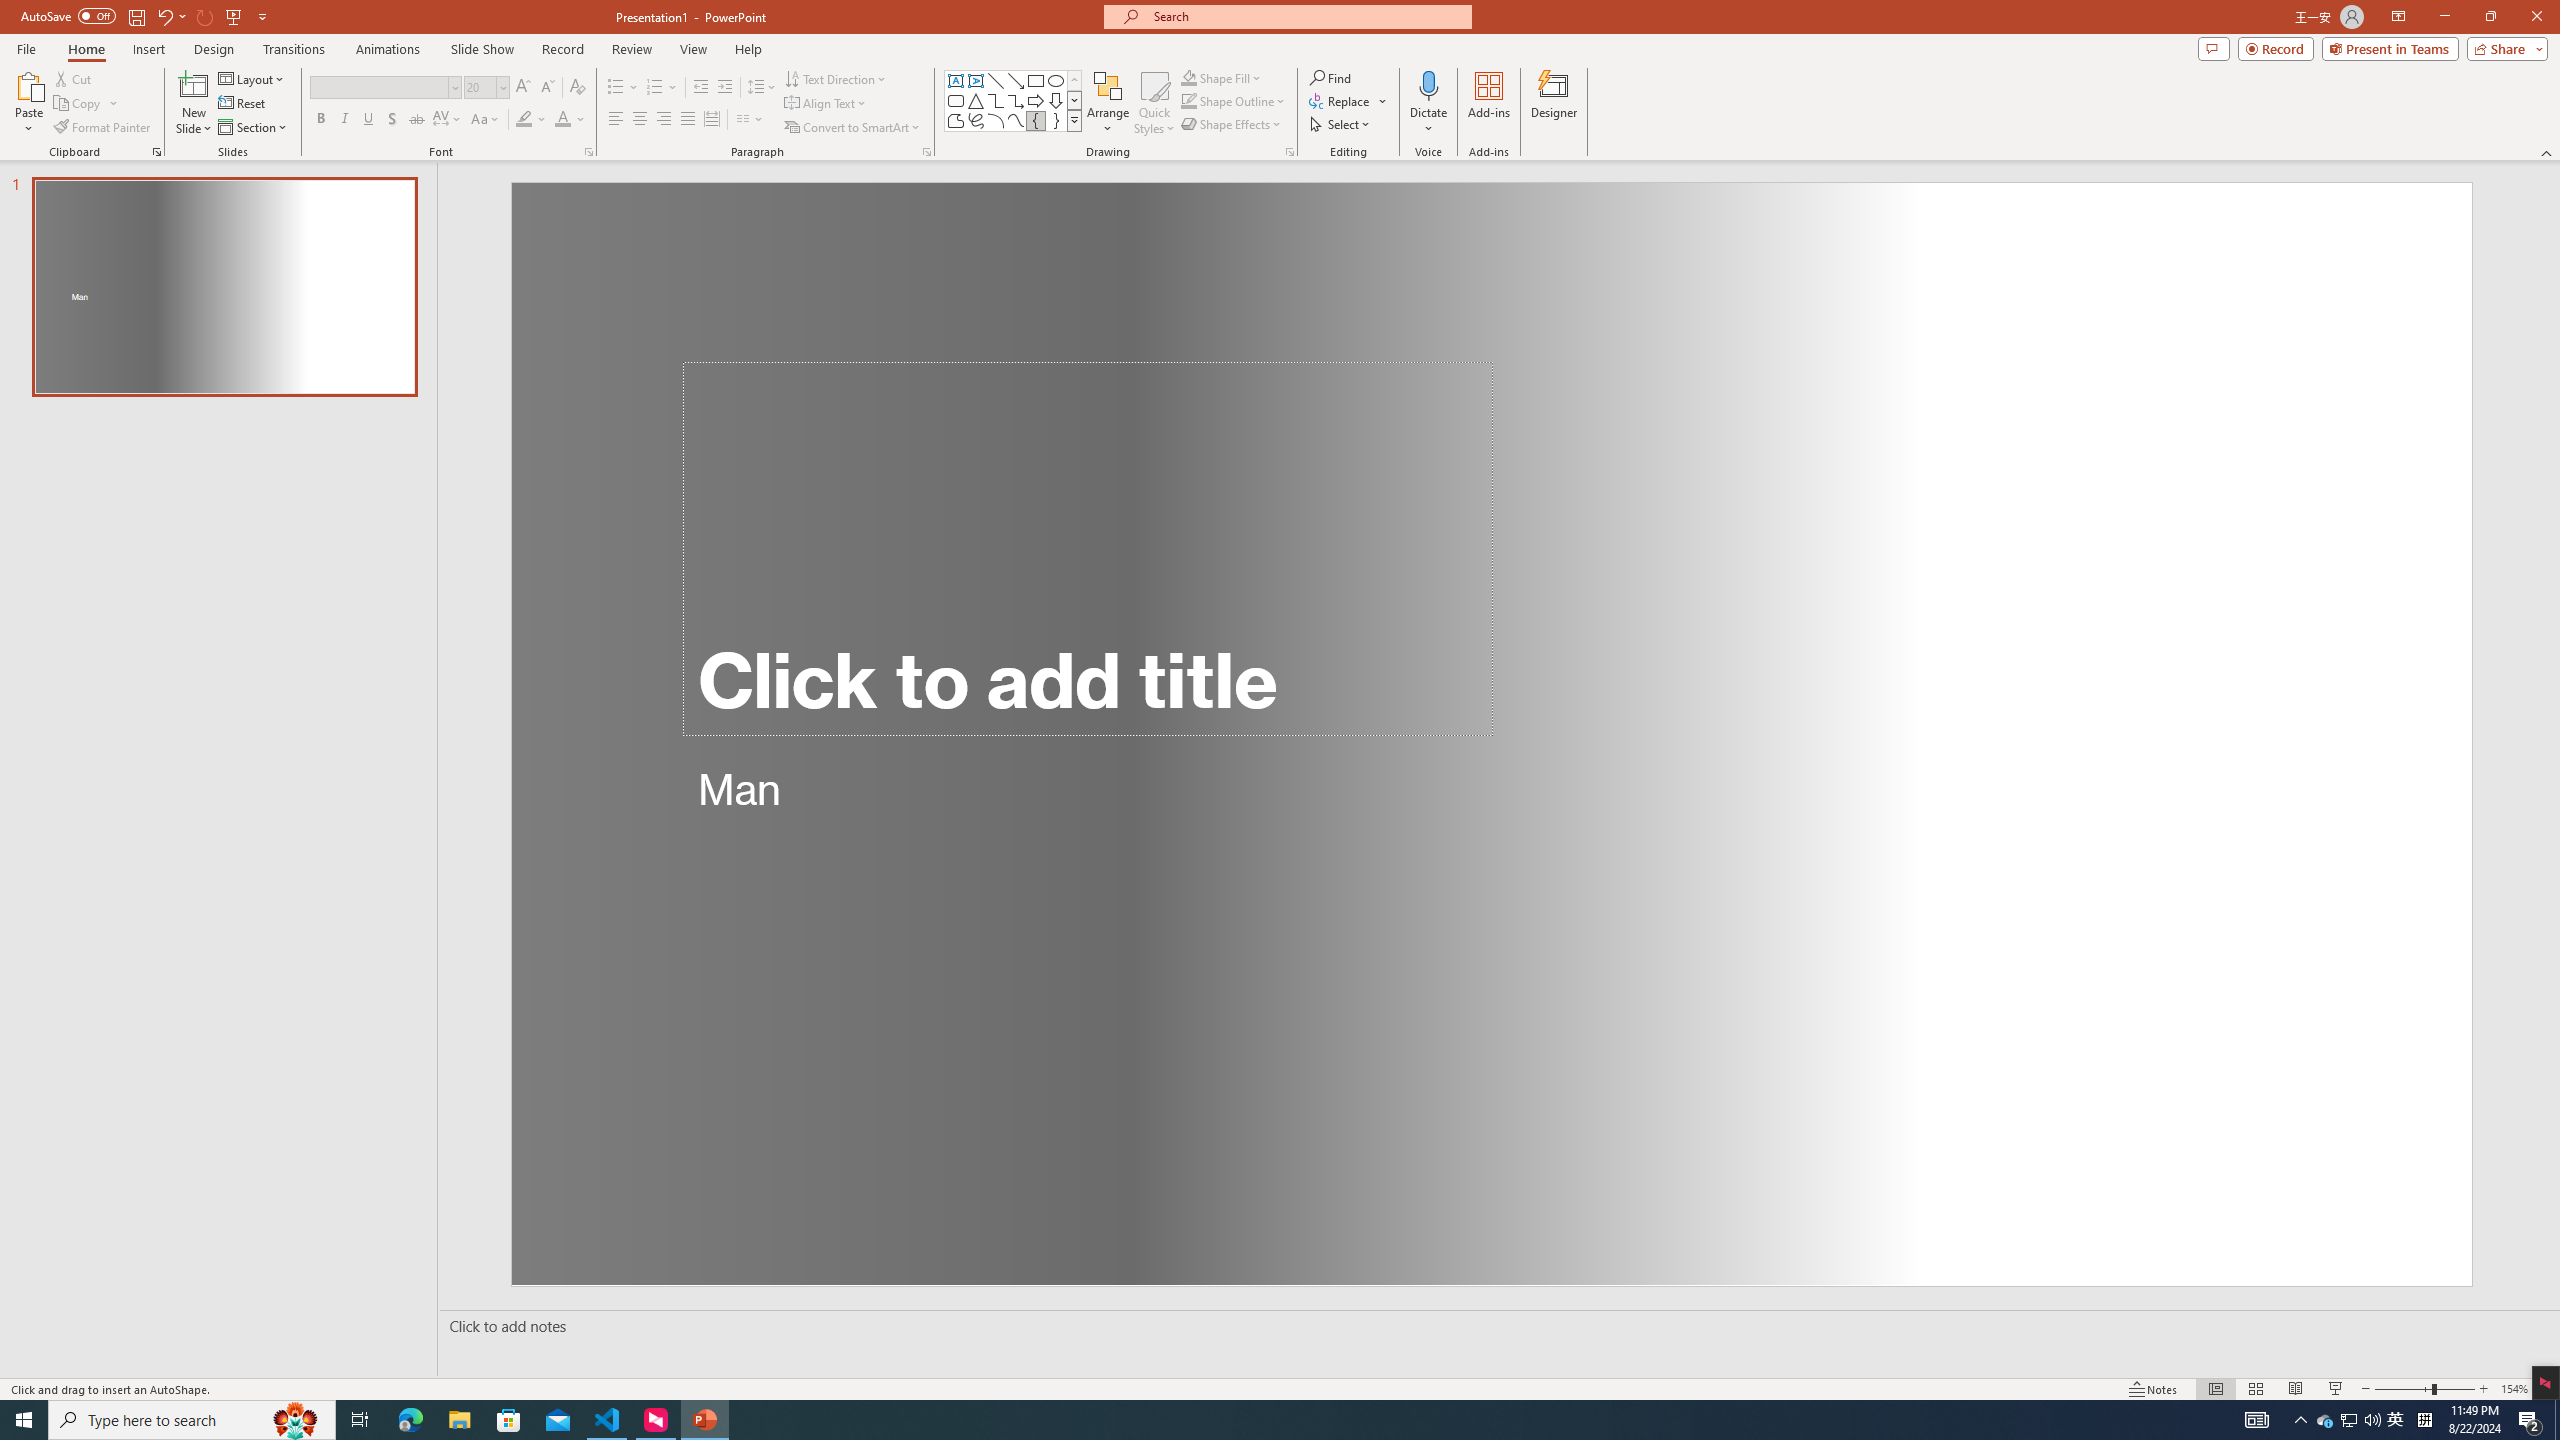 The image size is (2560, 1440). Describe the element at coordinates (1035, 119) in the screenshot. I see `'Left Brace'` at that location.